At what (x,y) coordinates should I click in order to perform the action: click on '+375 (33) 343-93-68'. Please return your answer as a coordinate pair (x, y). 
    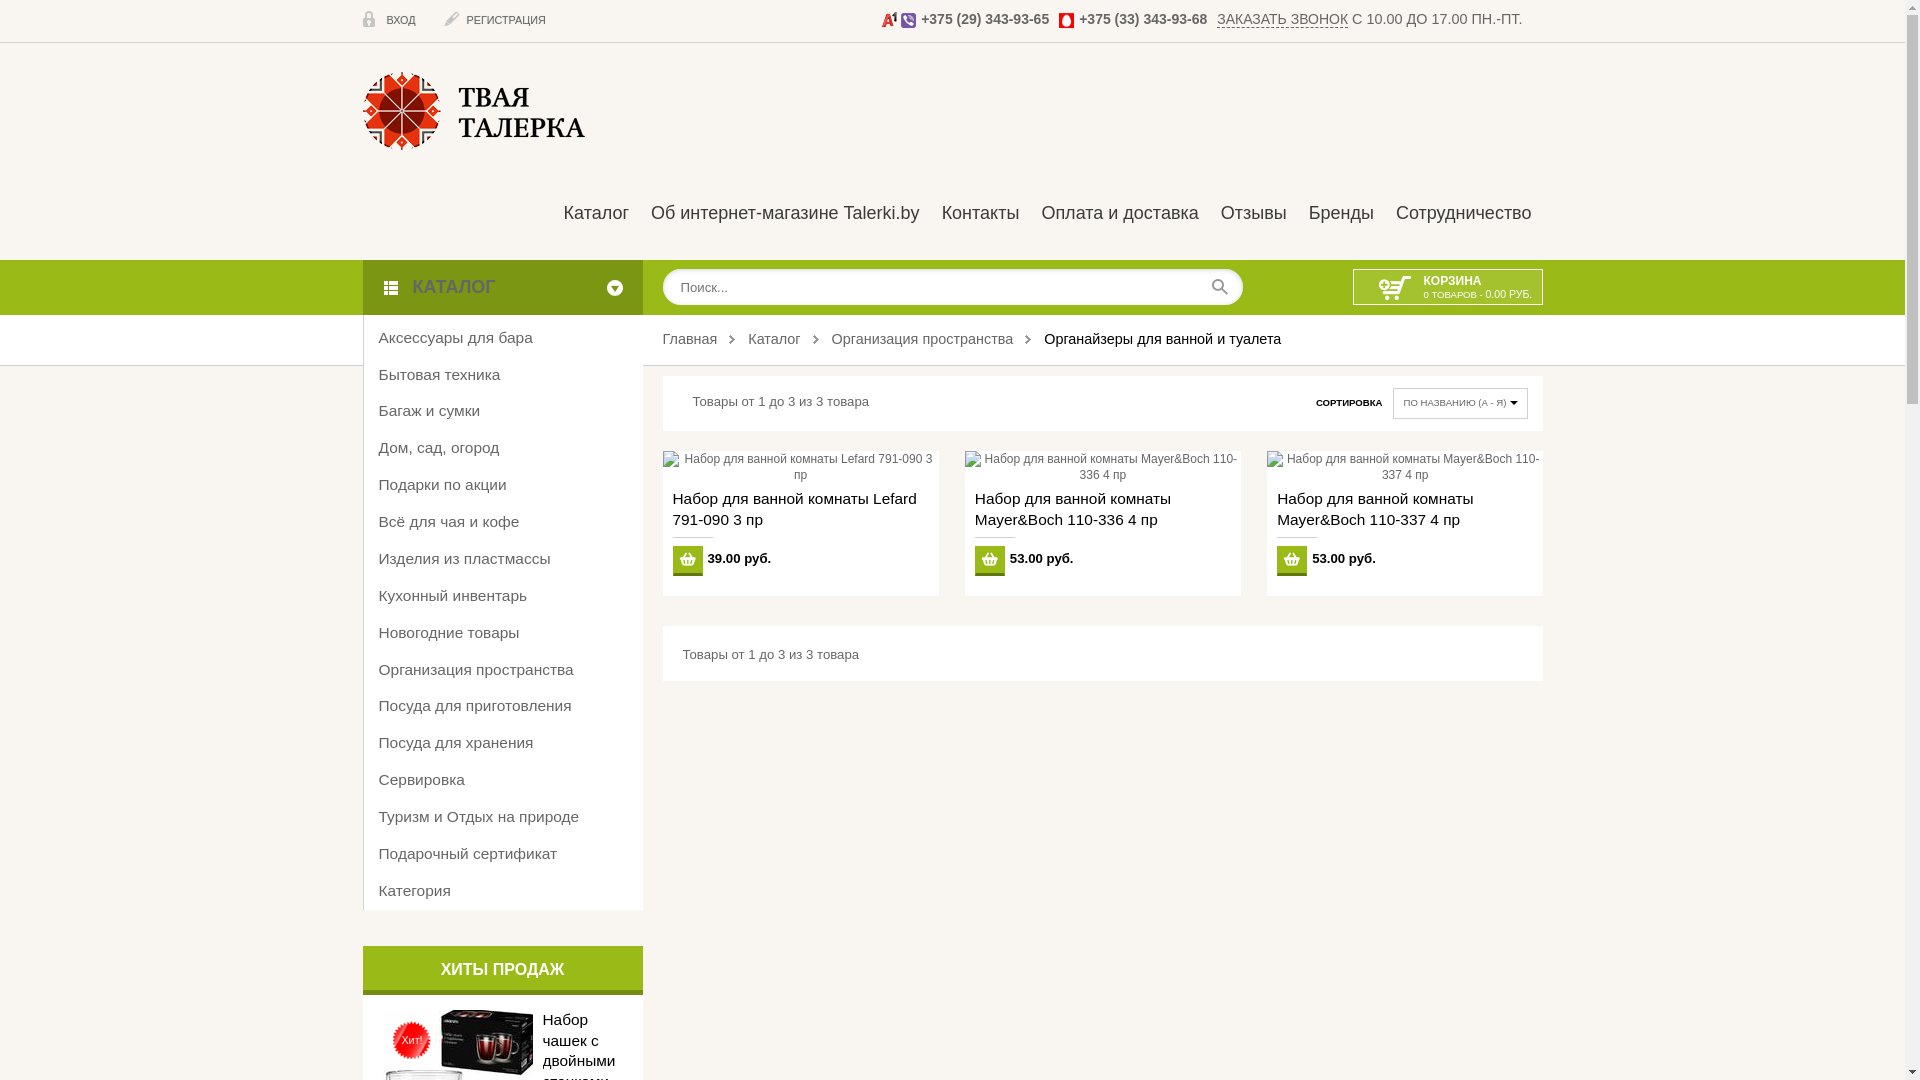
    Looking at the image, I should click on (1142, 19).